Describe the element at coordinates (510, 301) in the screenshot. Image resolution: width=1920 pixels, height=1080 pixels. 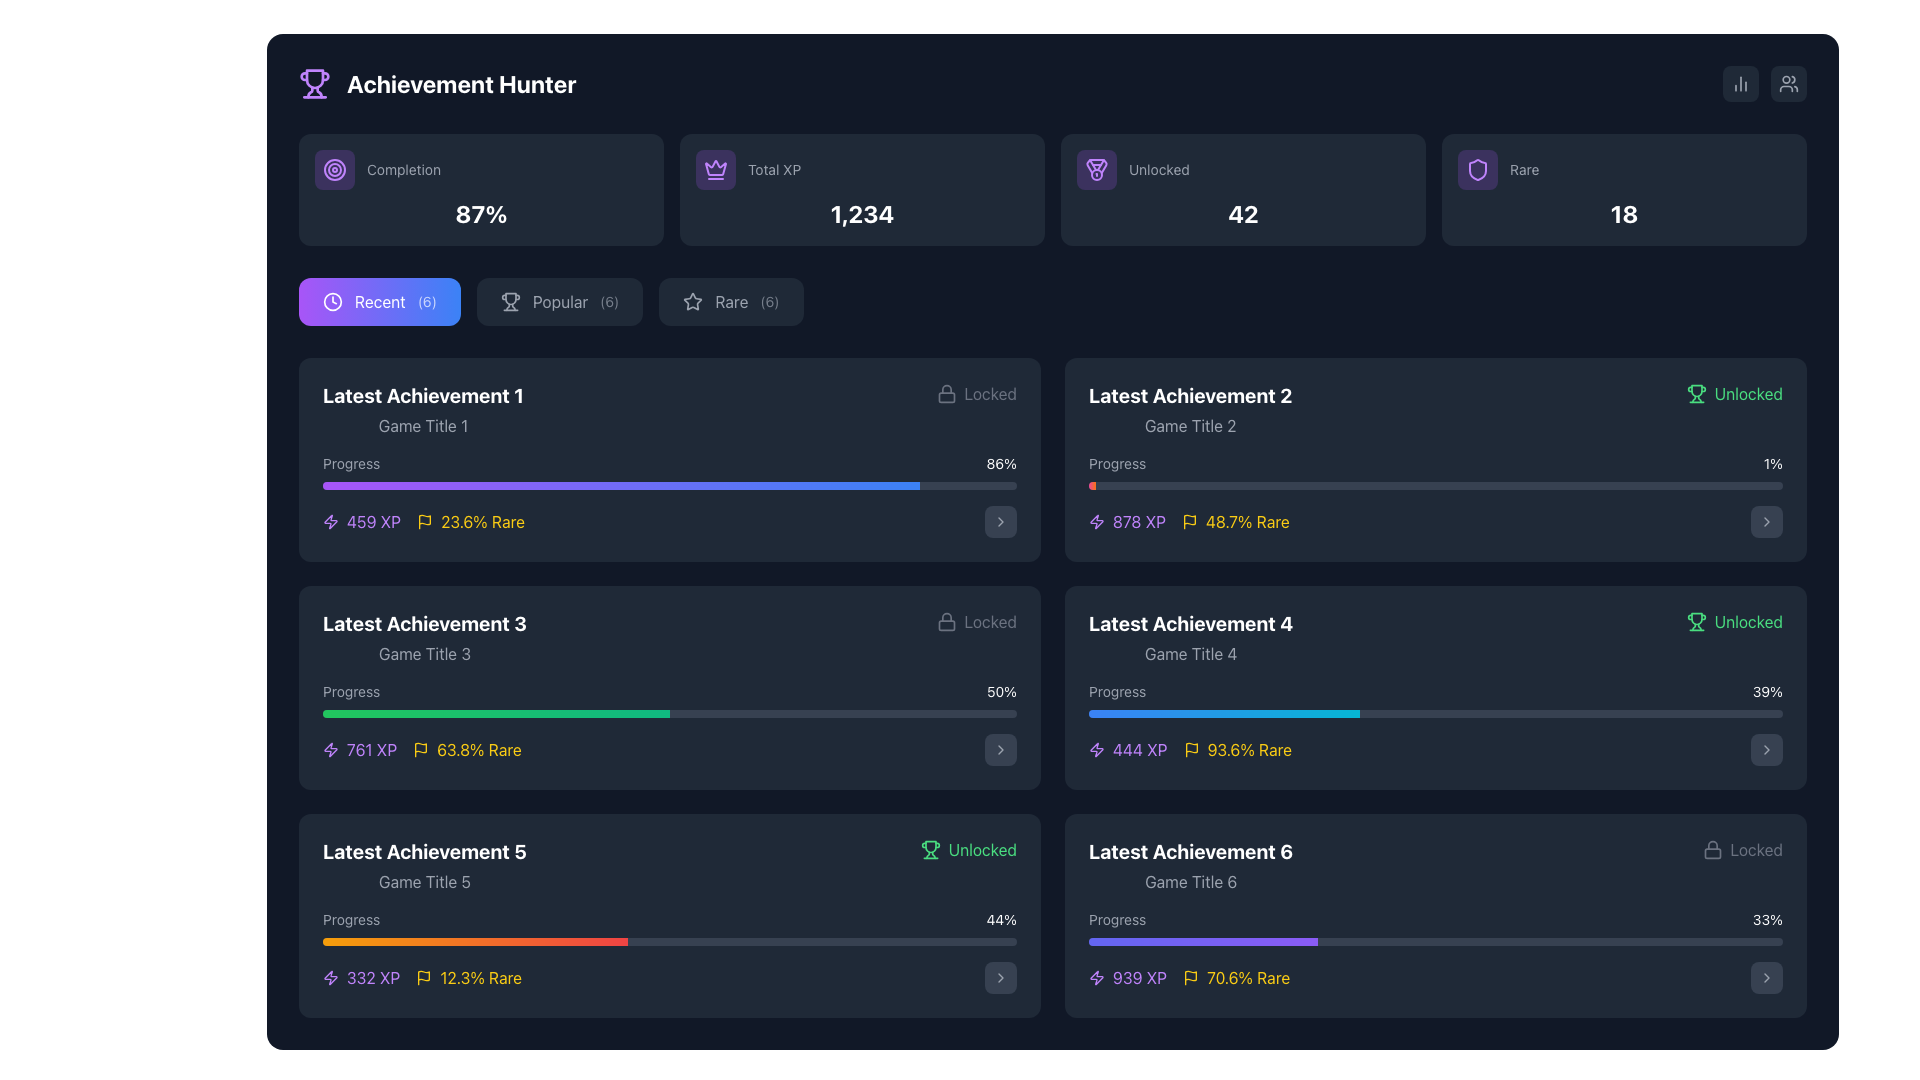
I see `the trophy icon within the 'Popular (6)' button, which is styled as a lineart trophy symbol with gray coloring` at that location.